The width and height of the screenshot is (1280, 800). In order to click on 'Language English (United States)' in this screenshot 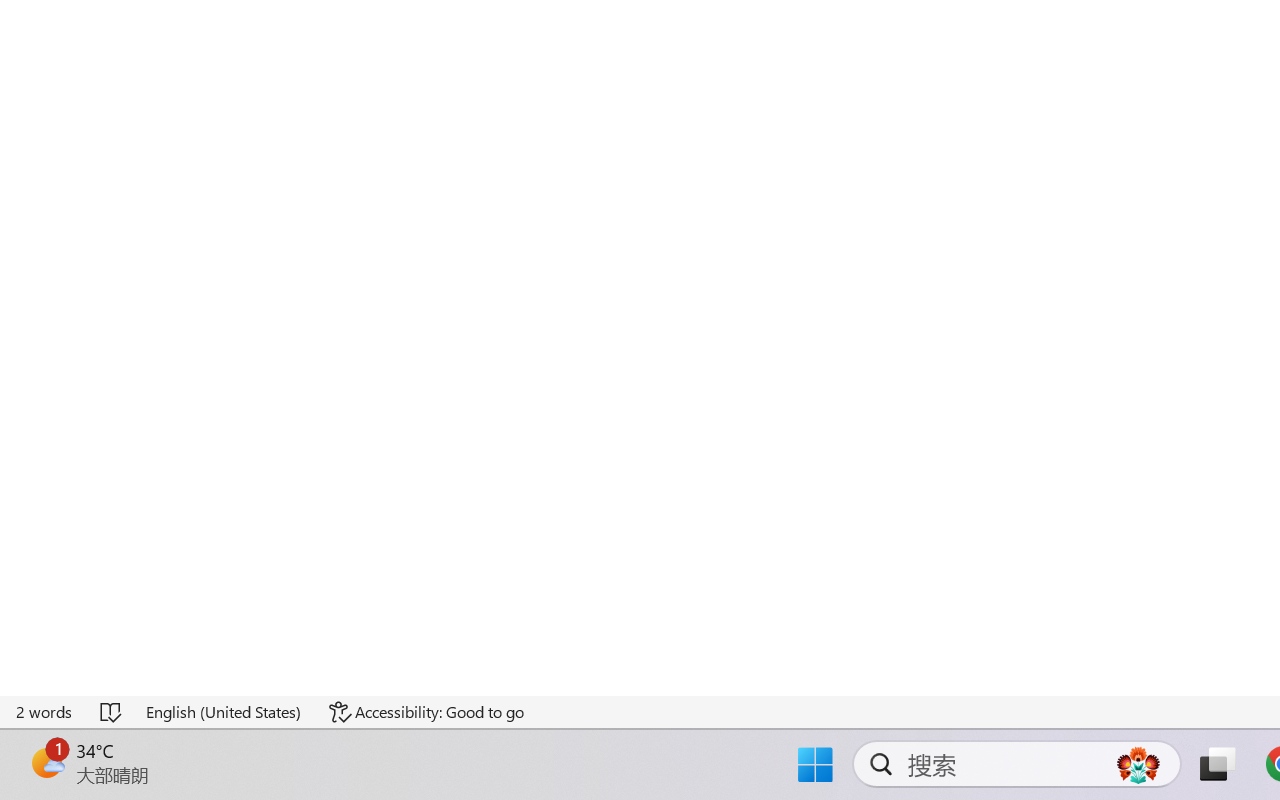, I will do `click(224, 711)`.